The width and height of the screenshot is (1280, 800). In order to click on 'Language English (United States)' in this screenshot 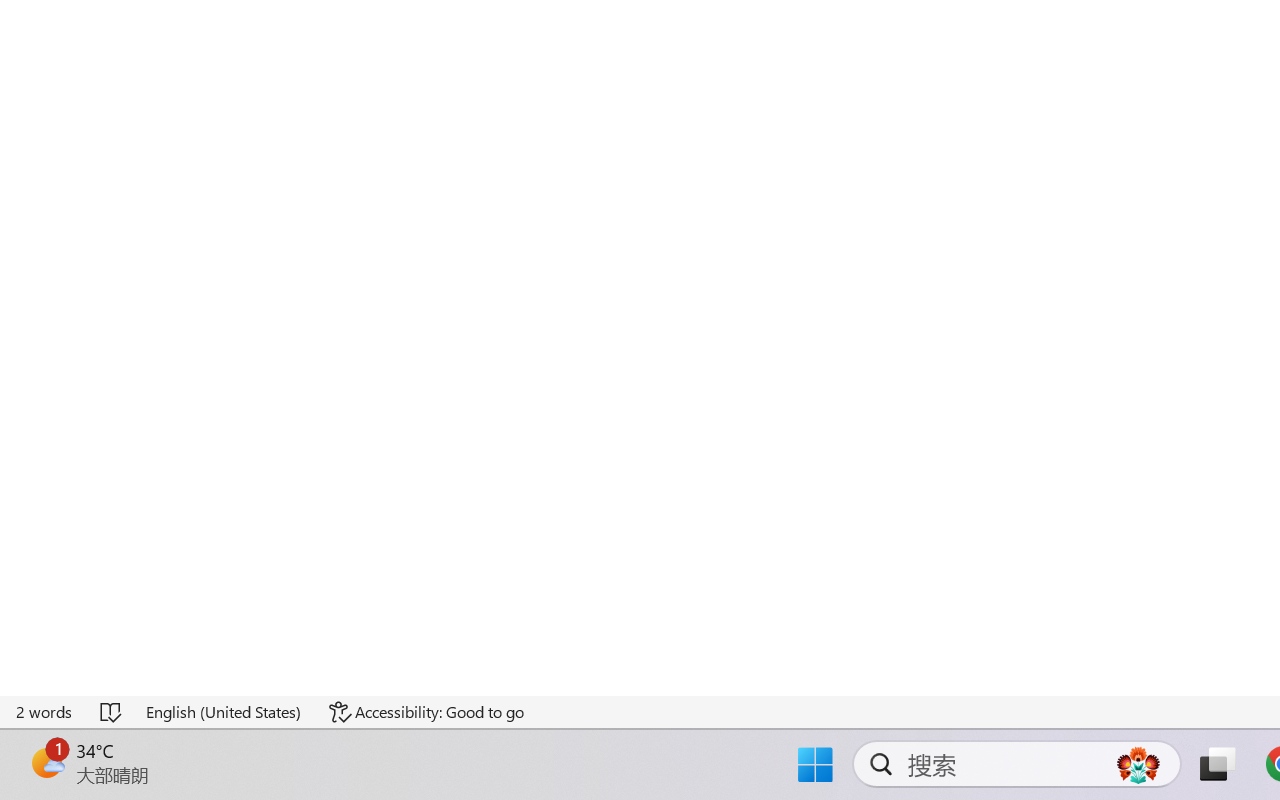, I will do `click(224, 711)`.